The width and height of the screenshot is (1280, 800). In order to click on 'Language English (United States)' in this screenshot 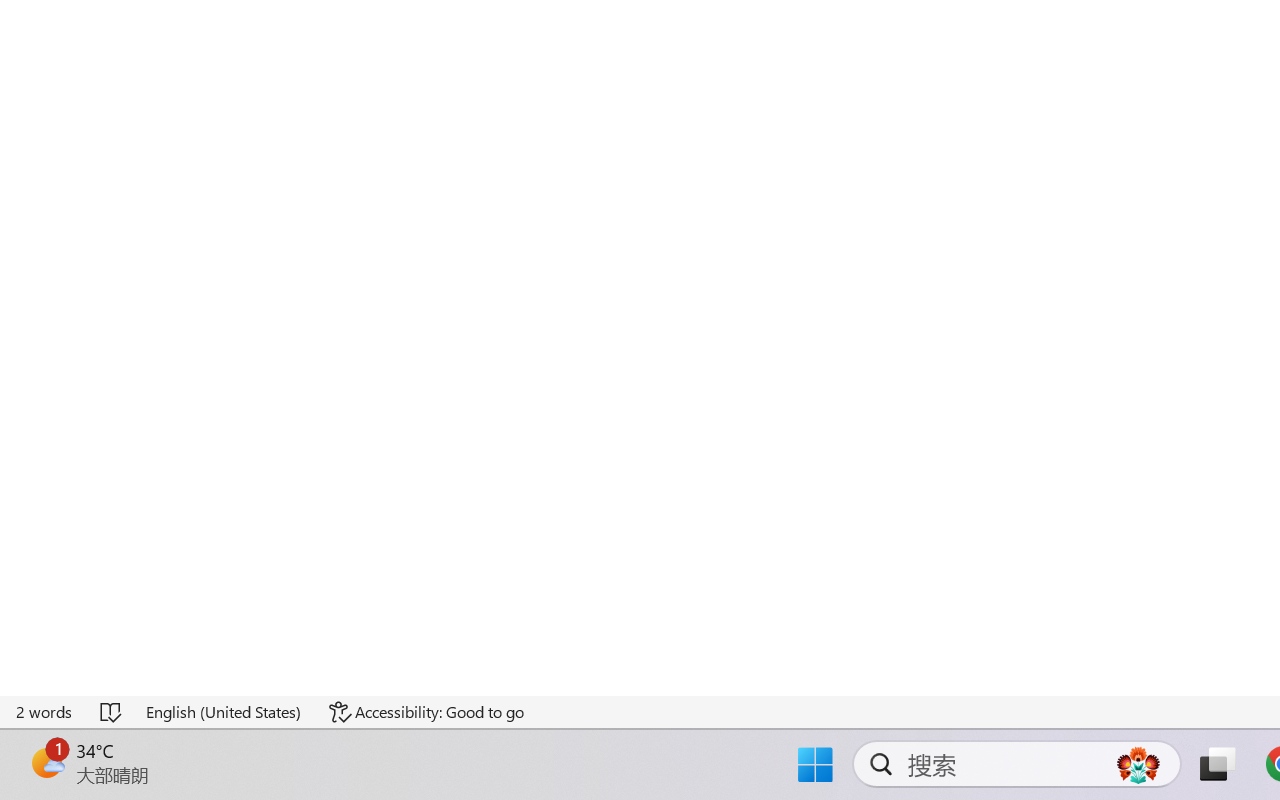, I will do `click(224, 711)`.